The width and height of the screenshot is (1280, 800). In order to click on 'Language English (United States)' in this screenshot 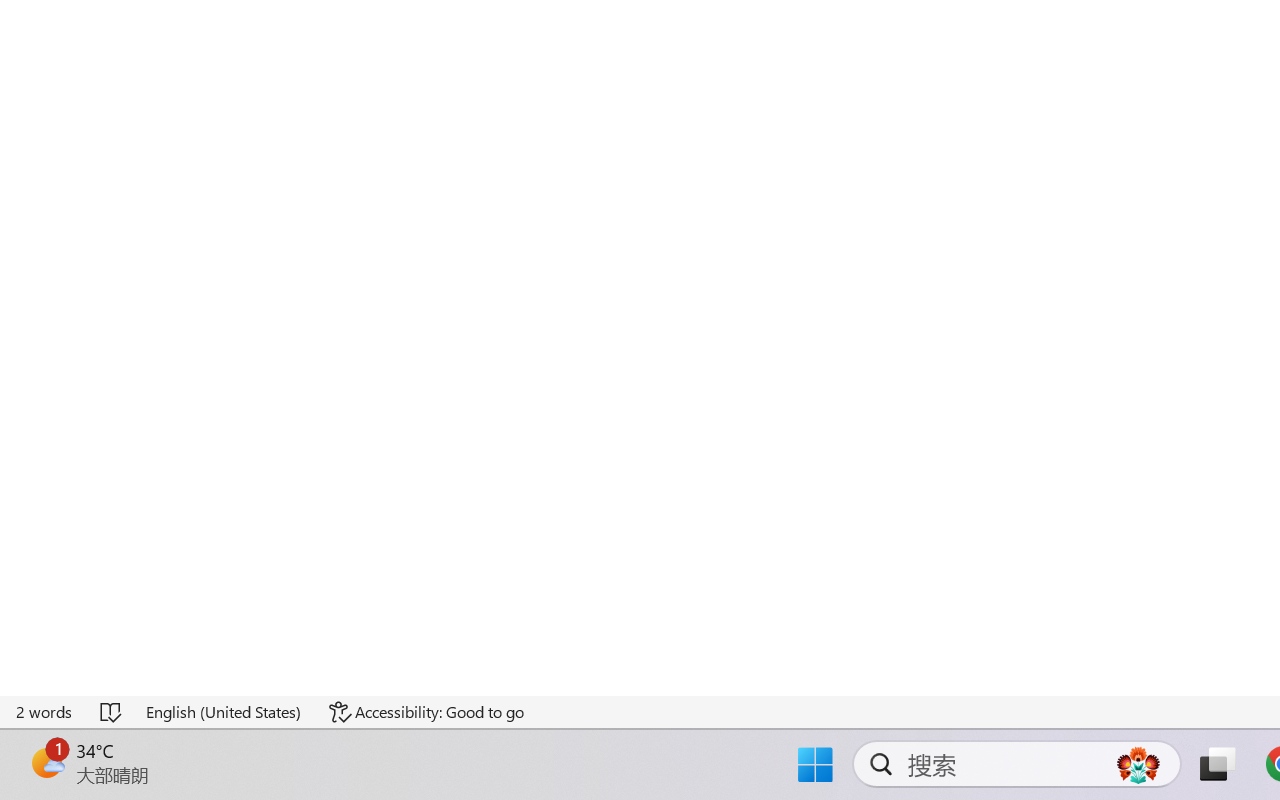, I will do `click(224, 711)`.